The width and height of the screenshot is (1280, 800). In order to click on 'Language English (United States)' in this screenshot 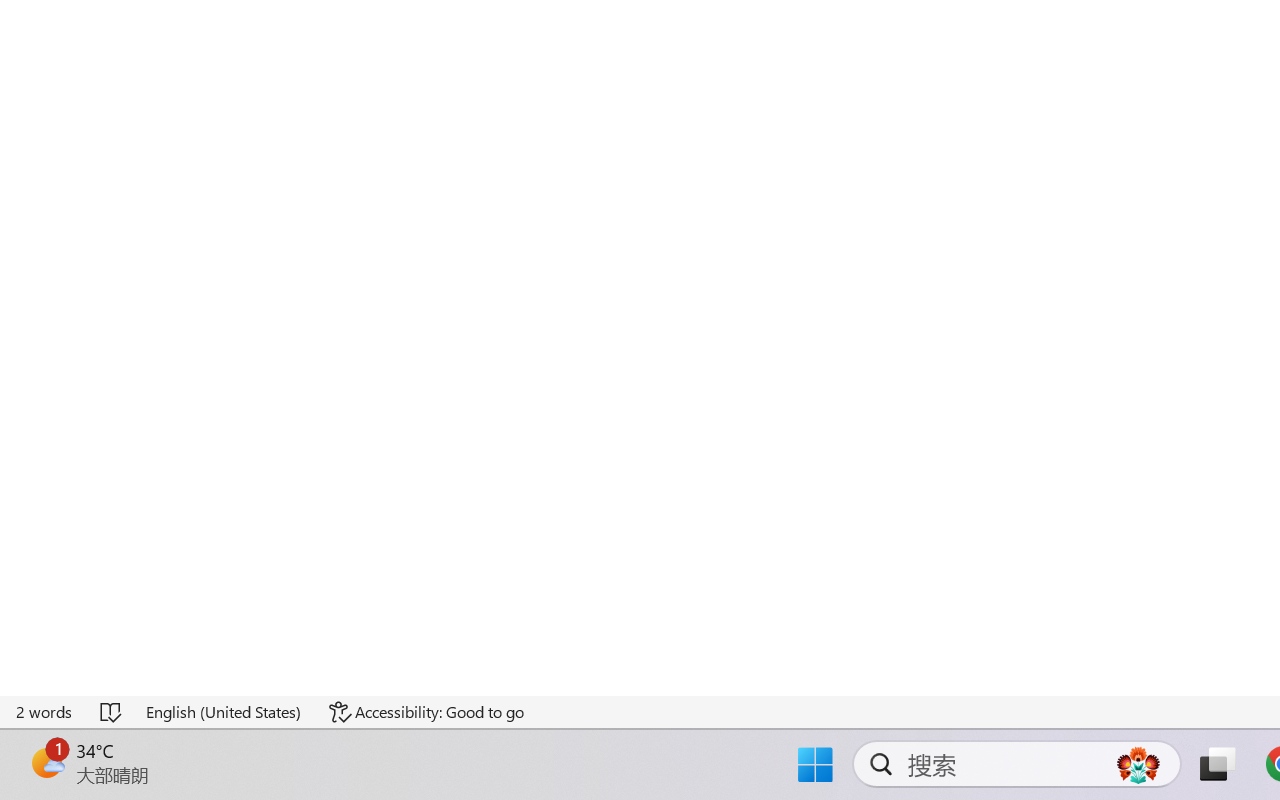, I will do `click(224, 711)`.